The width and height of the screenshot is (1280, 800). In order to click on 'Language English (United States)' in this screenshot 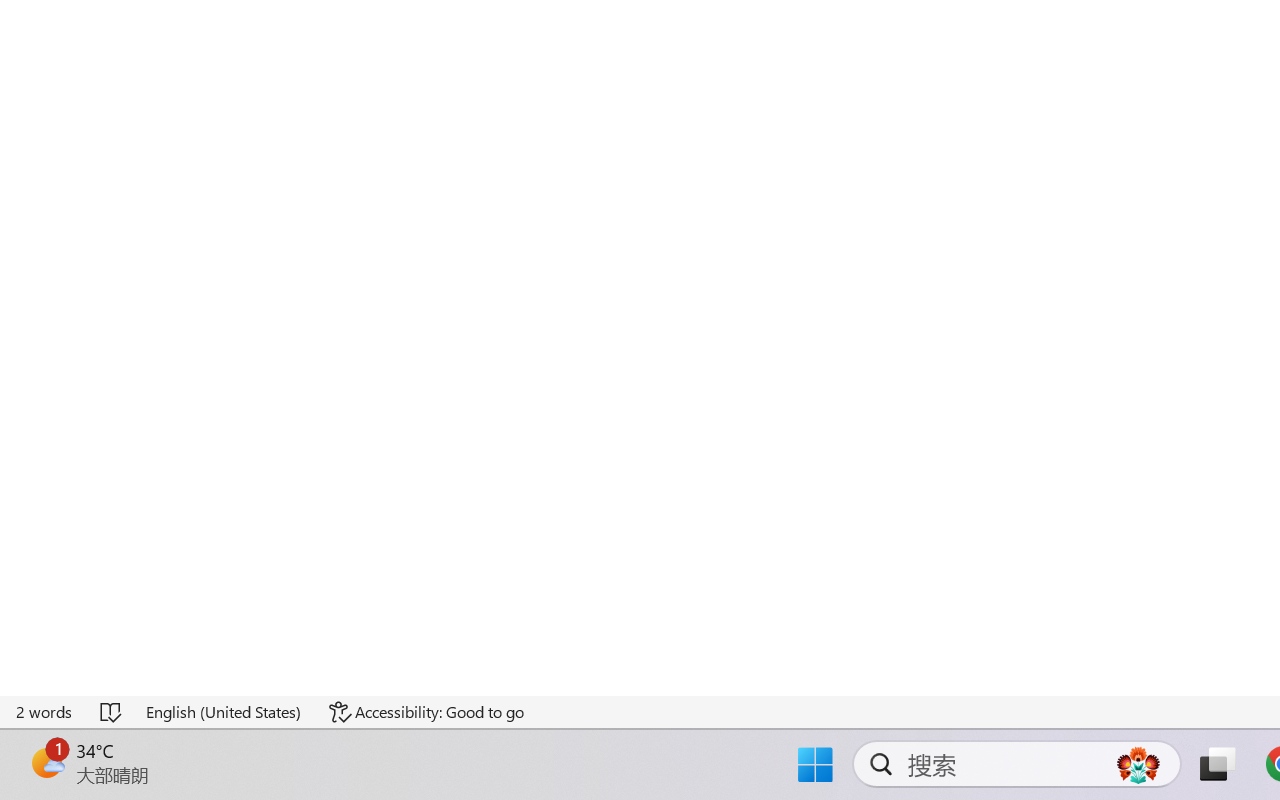, I will do `click(224, 711)`.